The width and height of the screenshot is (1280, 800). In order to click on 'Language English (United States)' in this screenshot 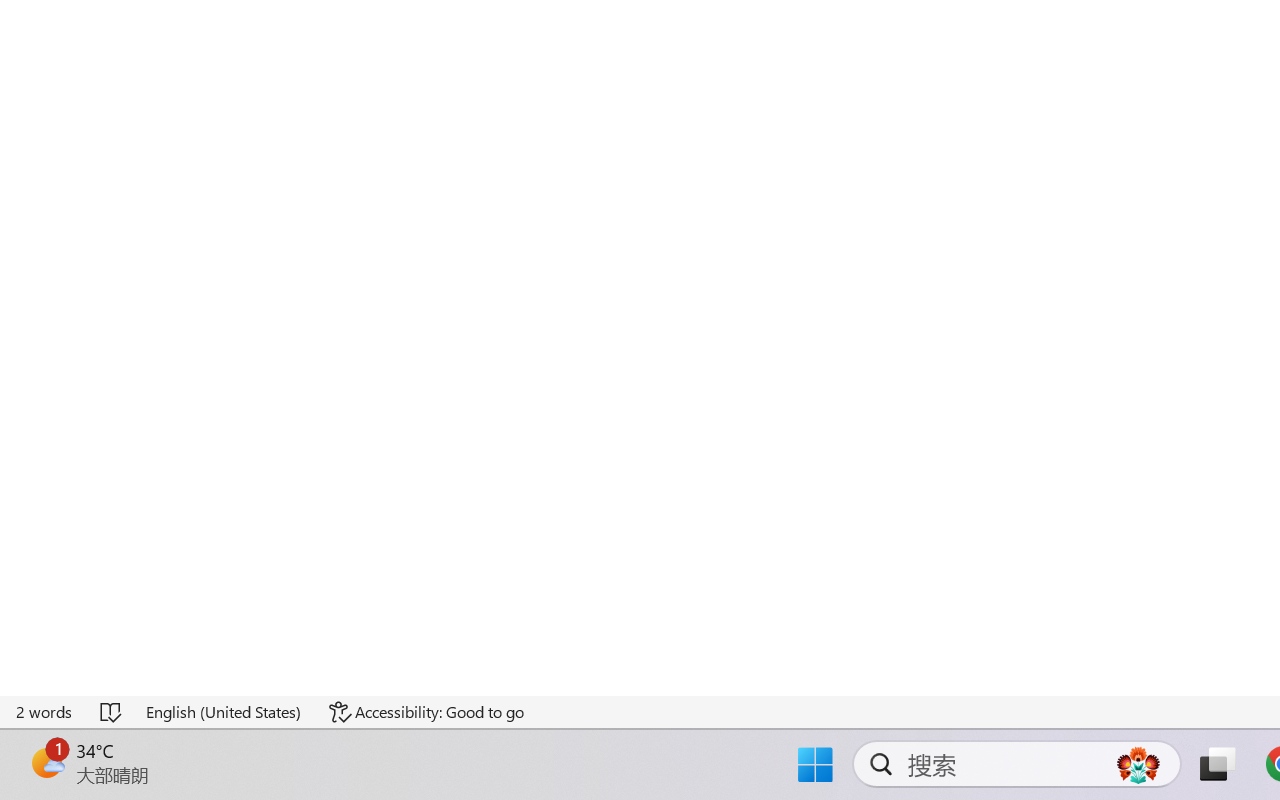, I will do `click(224, 711)`.